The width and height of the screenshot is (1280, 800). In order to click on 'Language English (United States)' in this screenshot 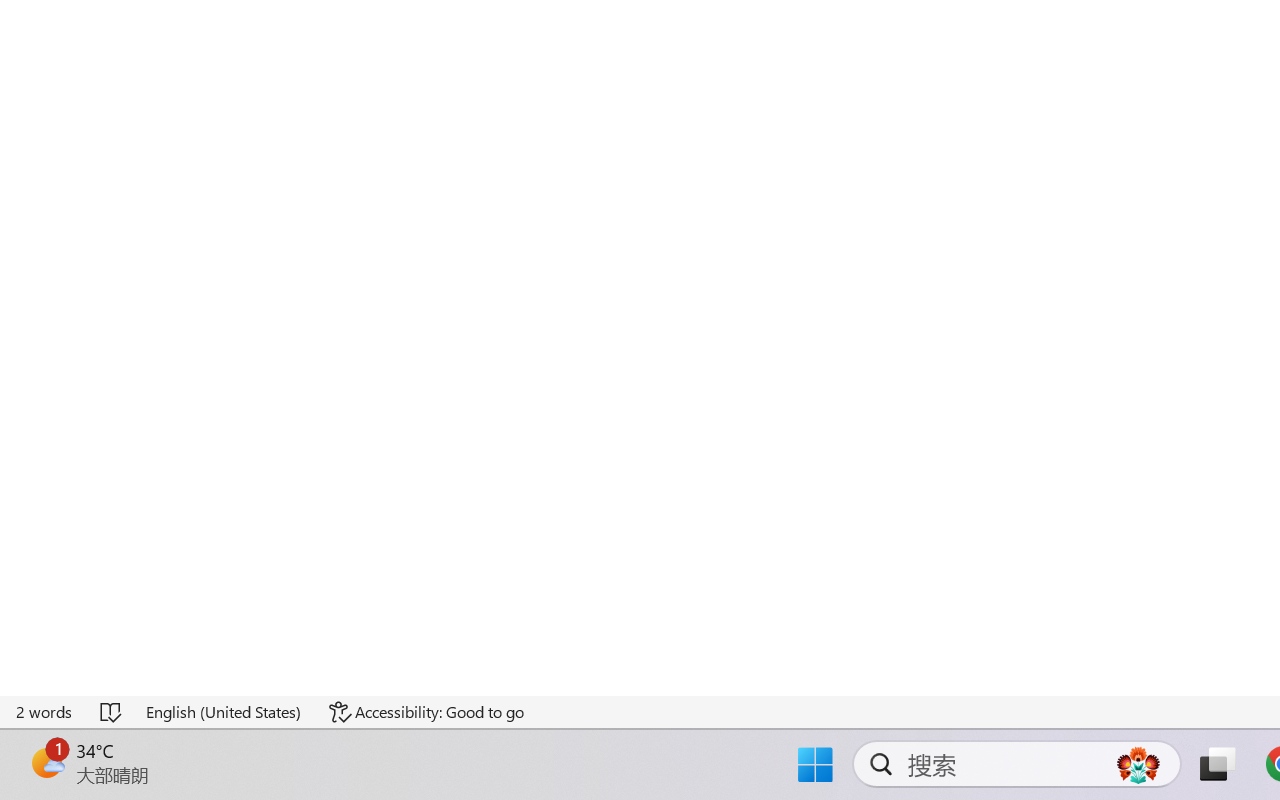, I will do `click(224, 711)`.